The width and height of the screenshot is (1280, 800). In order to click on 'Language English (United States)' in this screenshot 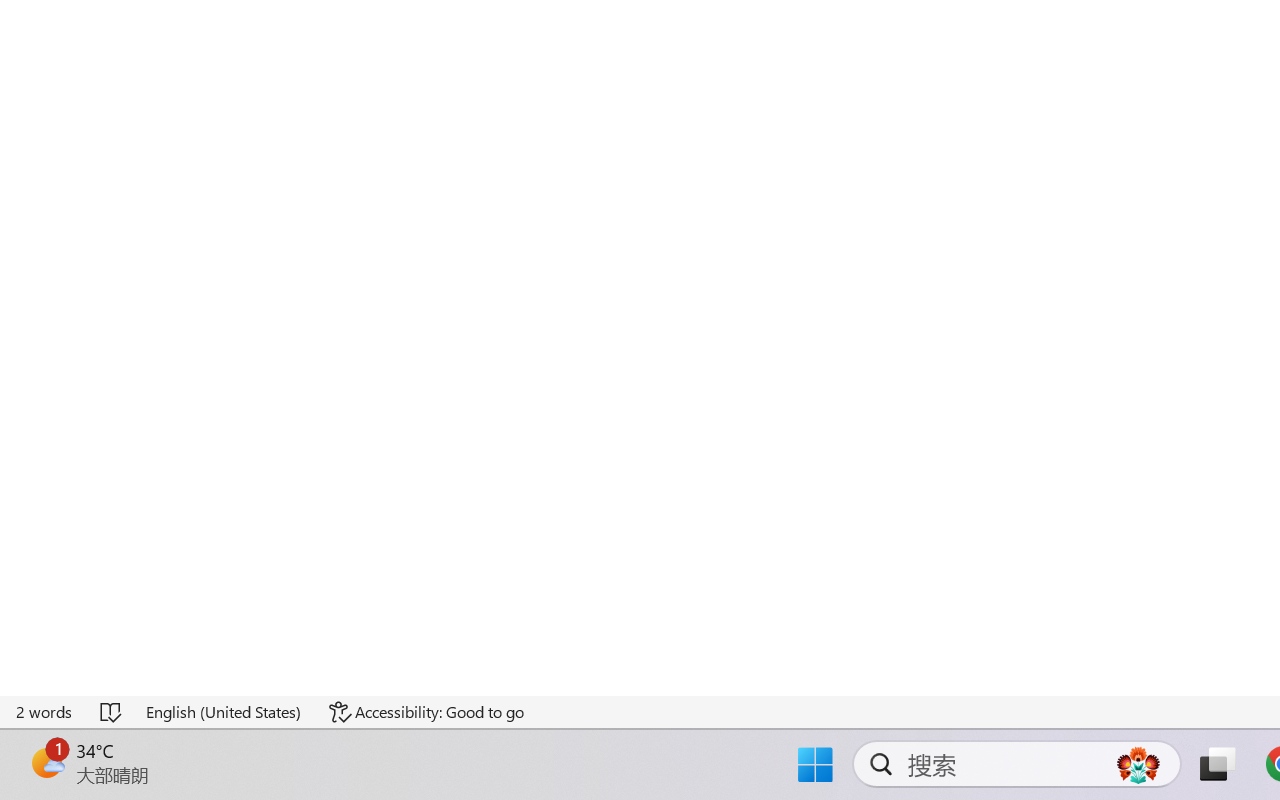, I will do `click(224, 711)`.